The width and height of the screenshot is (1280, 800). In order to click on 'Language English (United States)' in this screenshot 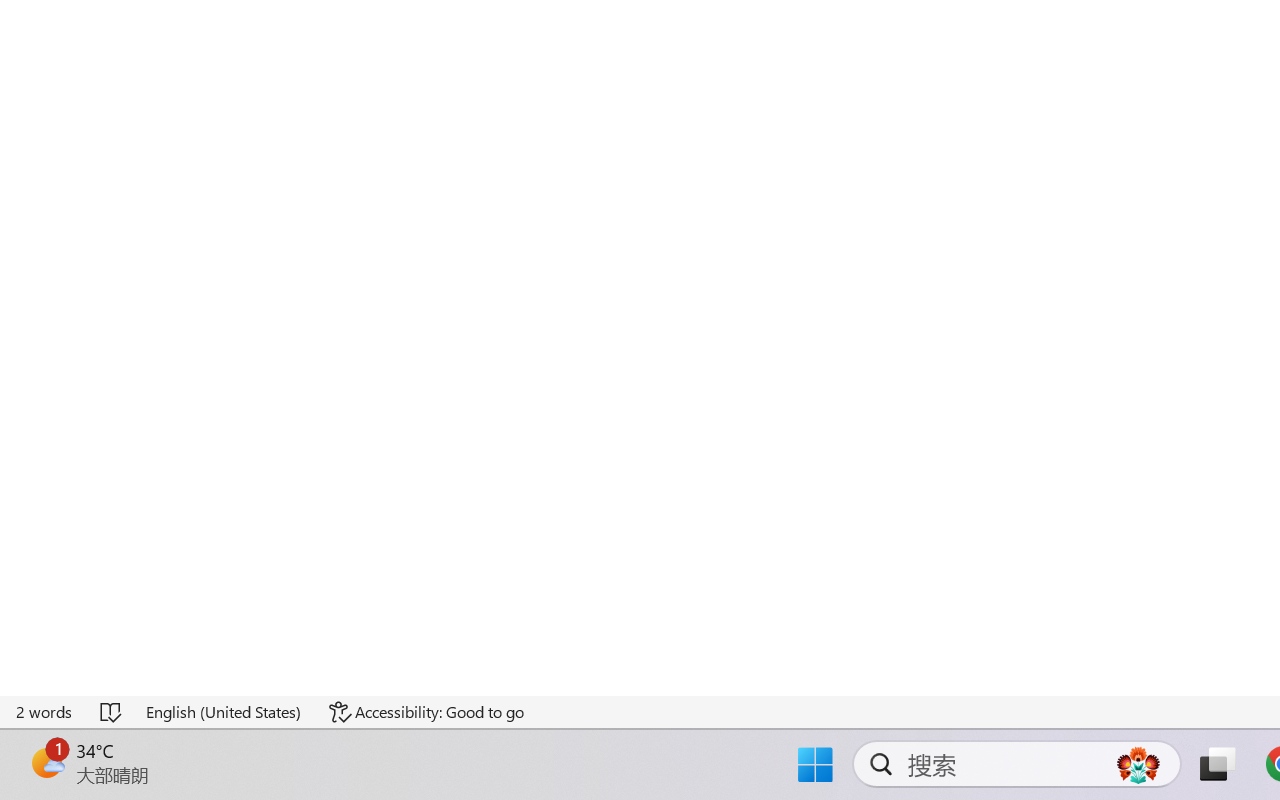, I will do `click(224, 711)`.